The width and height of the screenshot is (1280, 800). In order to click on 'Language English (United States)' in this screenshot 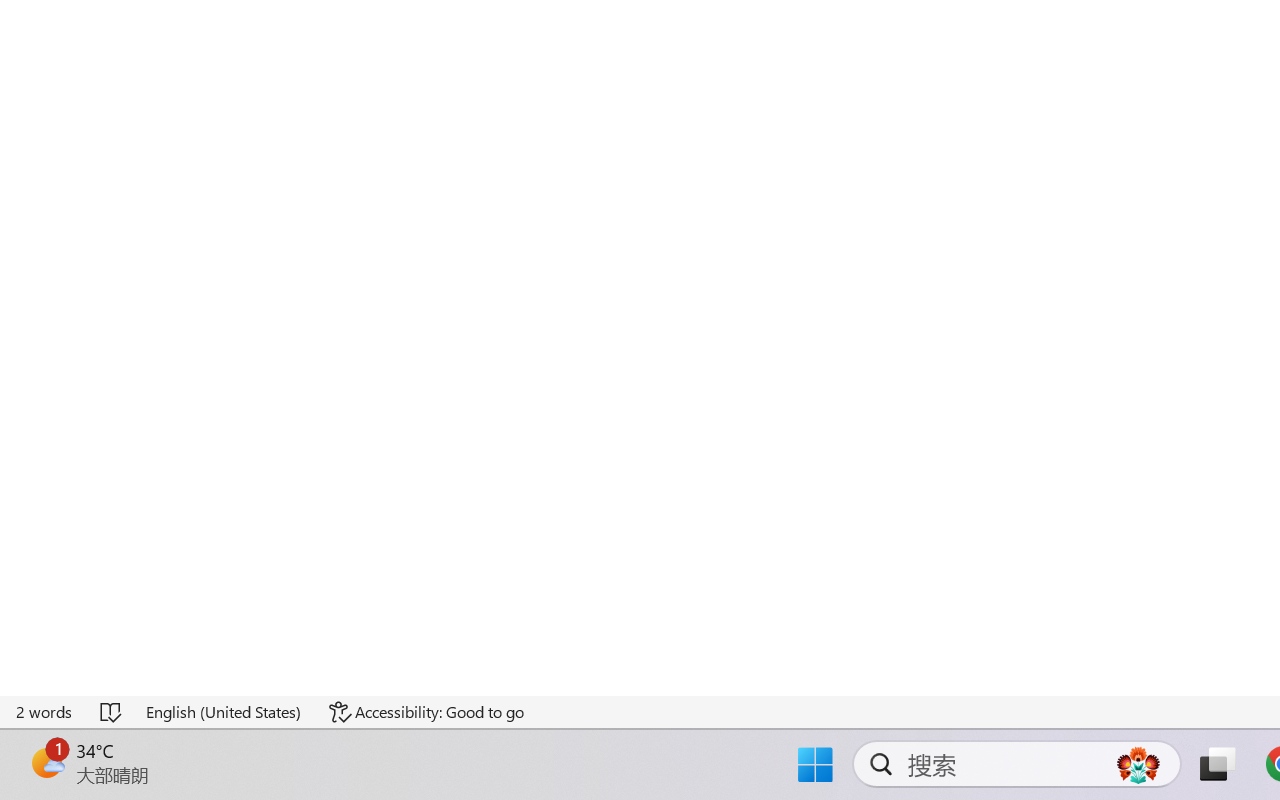, I will do `click(224, 711)`.